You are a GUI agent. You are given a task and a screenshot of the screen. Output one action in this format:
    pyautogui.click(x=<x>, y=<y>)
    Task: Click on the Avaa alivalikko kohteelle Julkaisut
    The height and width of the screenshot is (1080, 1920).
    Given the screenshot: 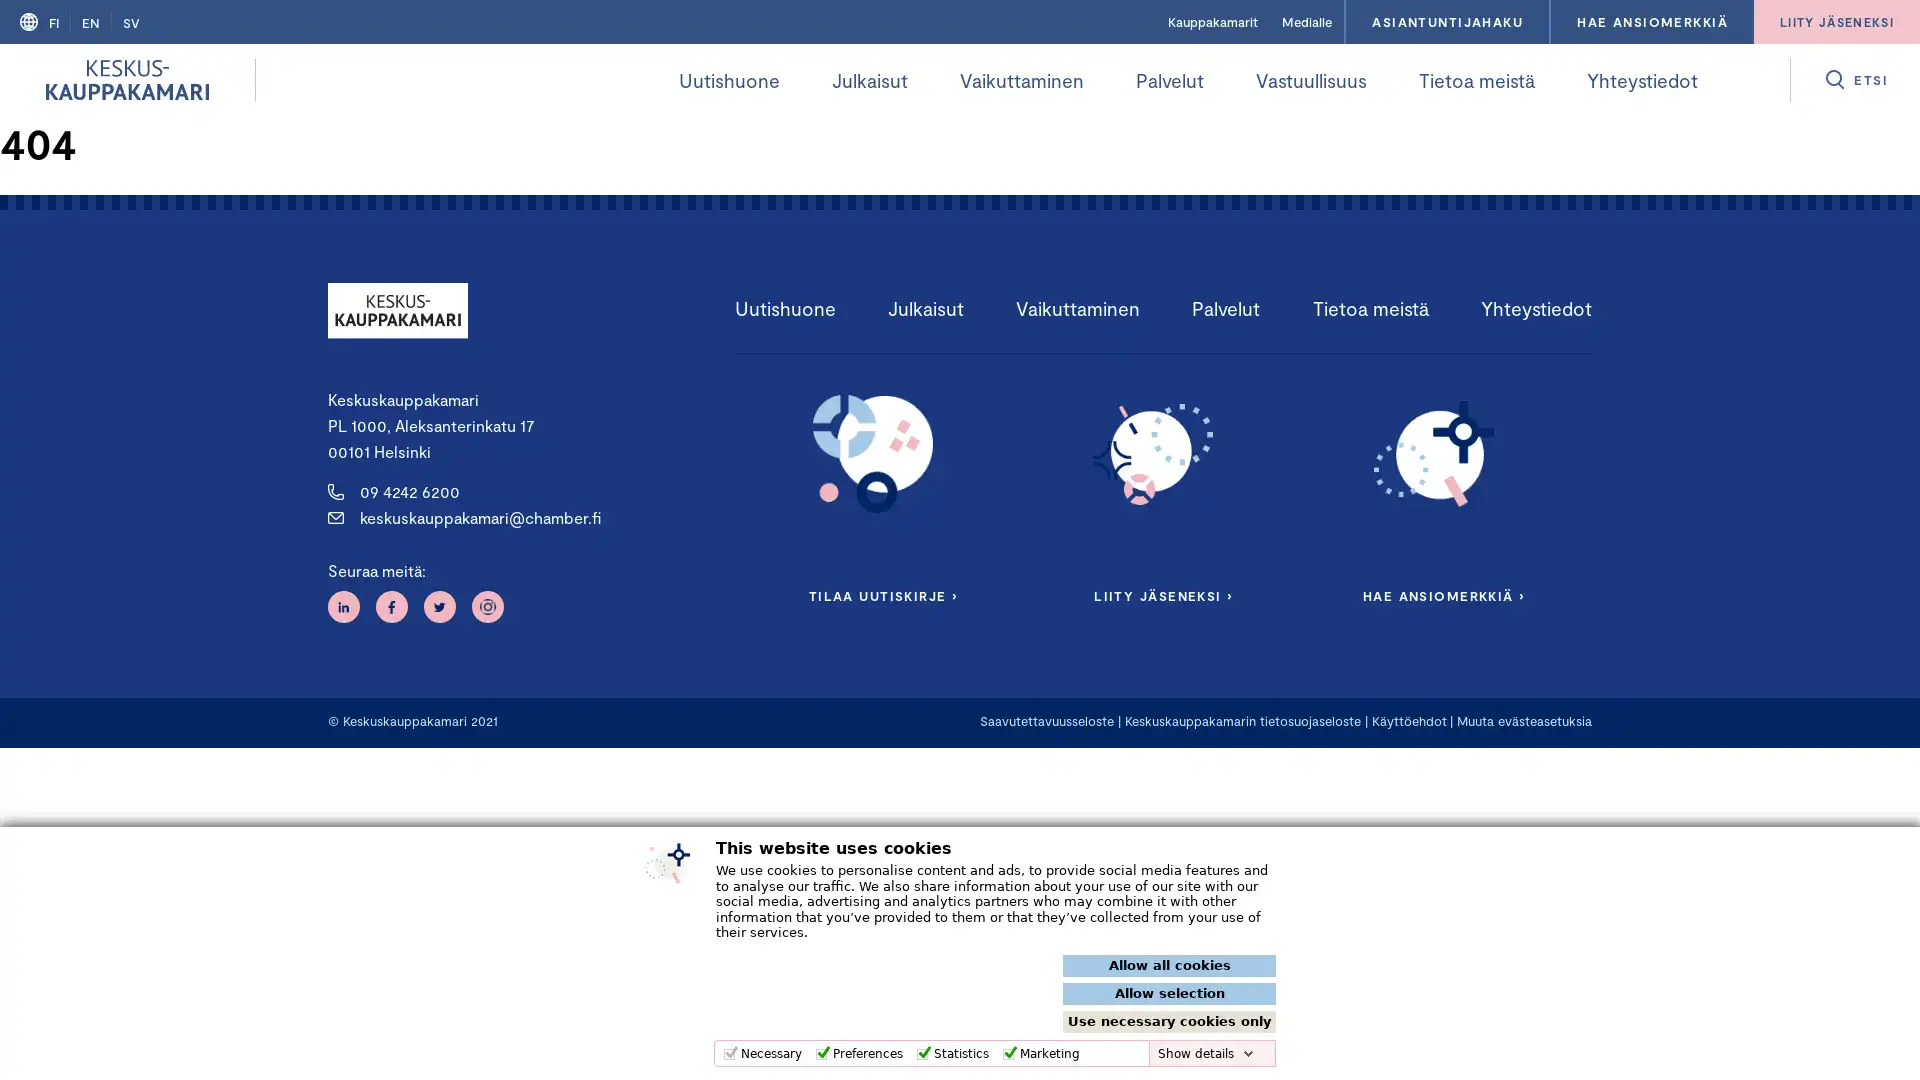 What is the action you would take?
    pyautogui.click(x=925, y=96)
    